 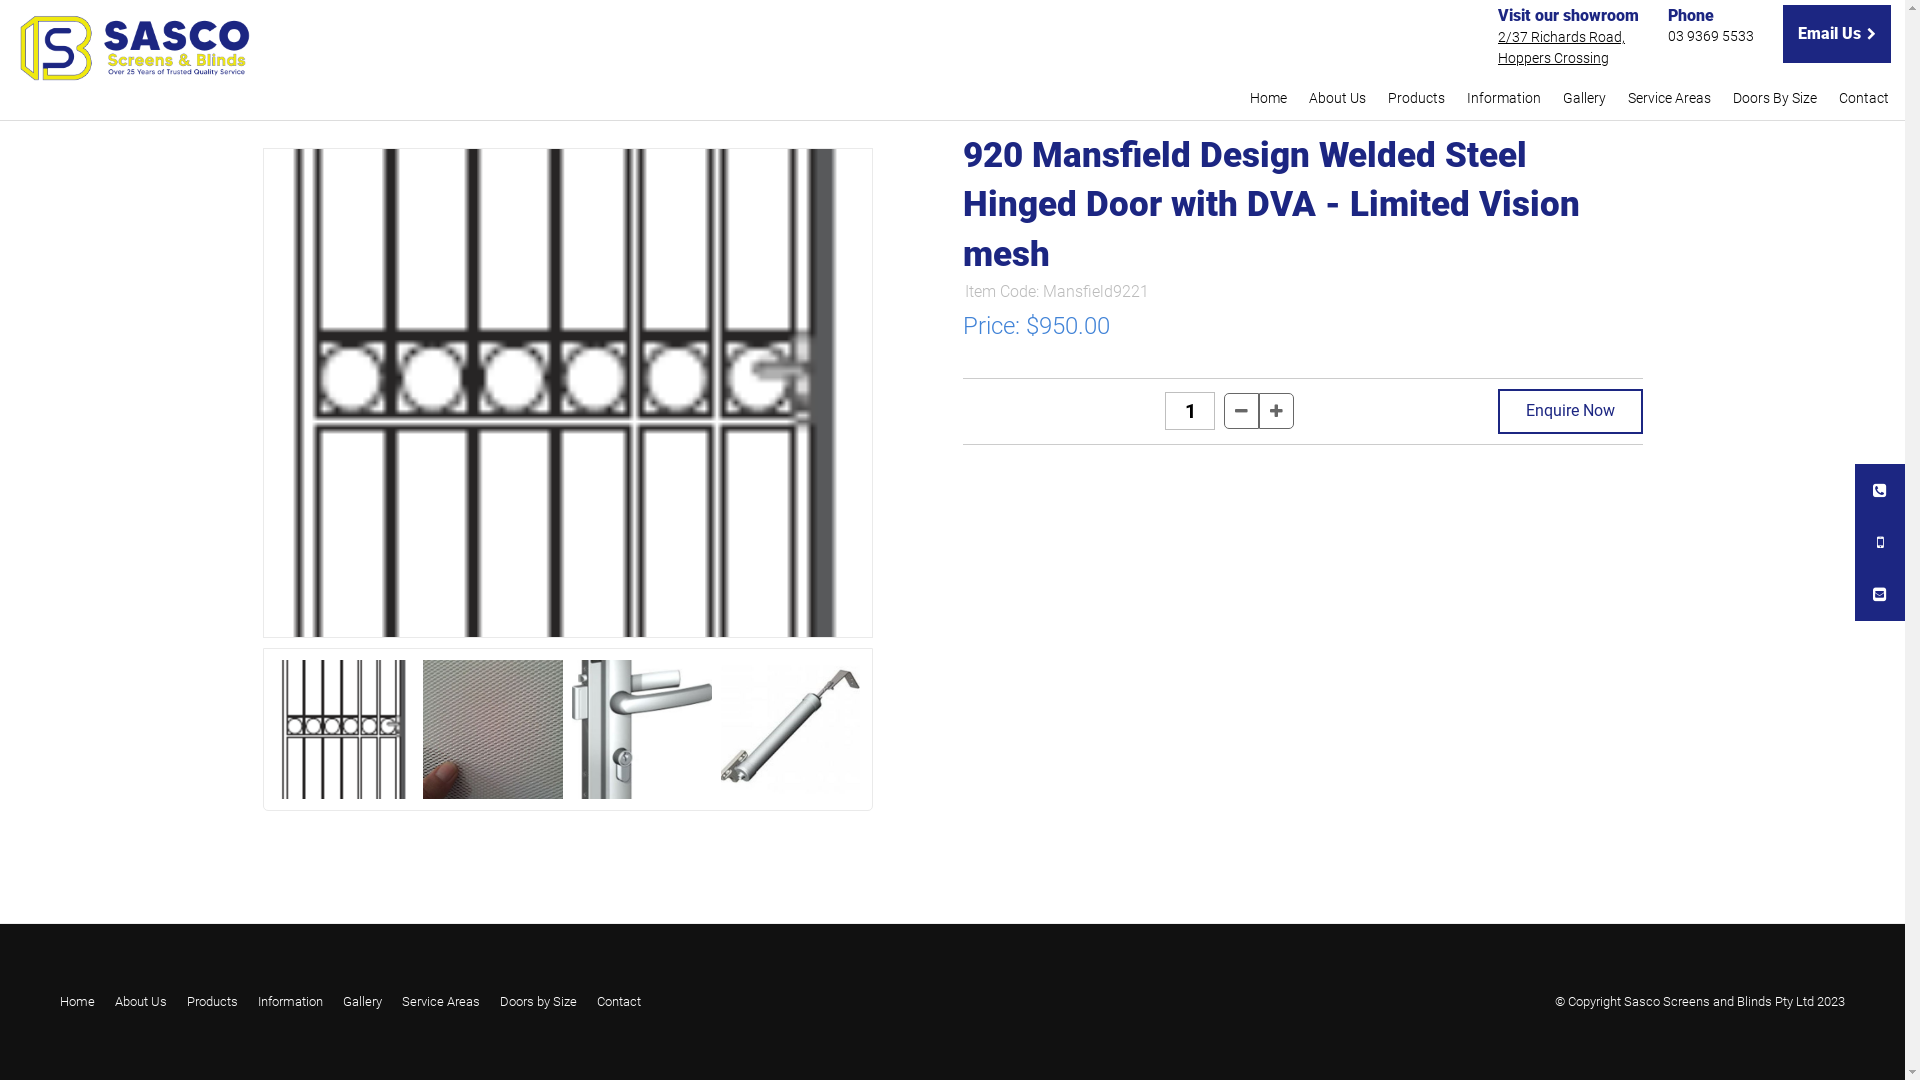 What do you see at coordinates (1568, 411) in the screenshot?
I see `'Enquire Now'` at bounding box center [1568, 411].